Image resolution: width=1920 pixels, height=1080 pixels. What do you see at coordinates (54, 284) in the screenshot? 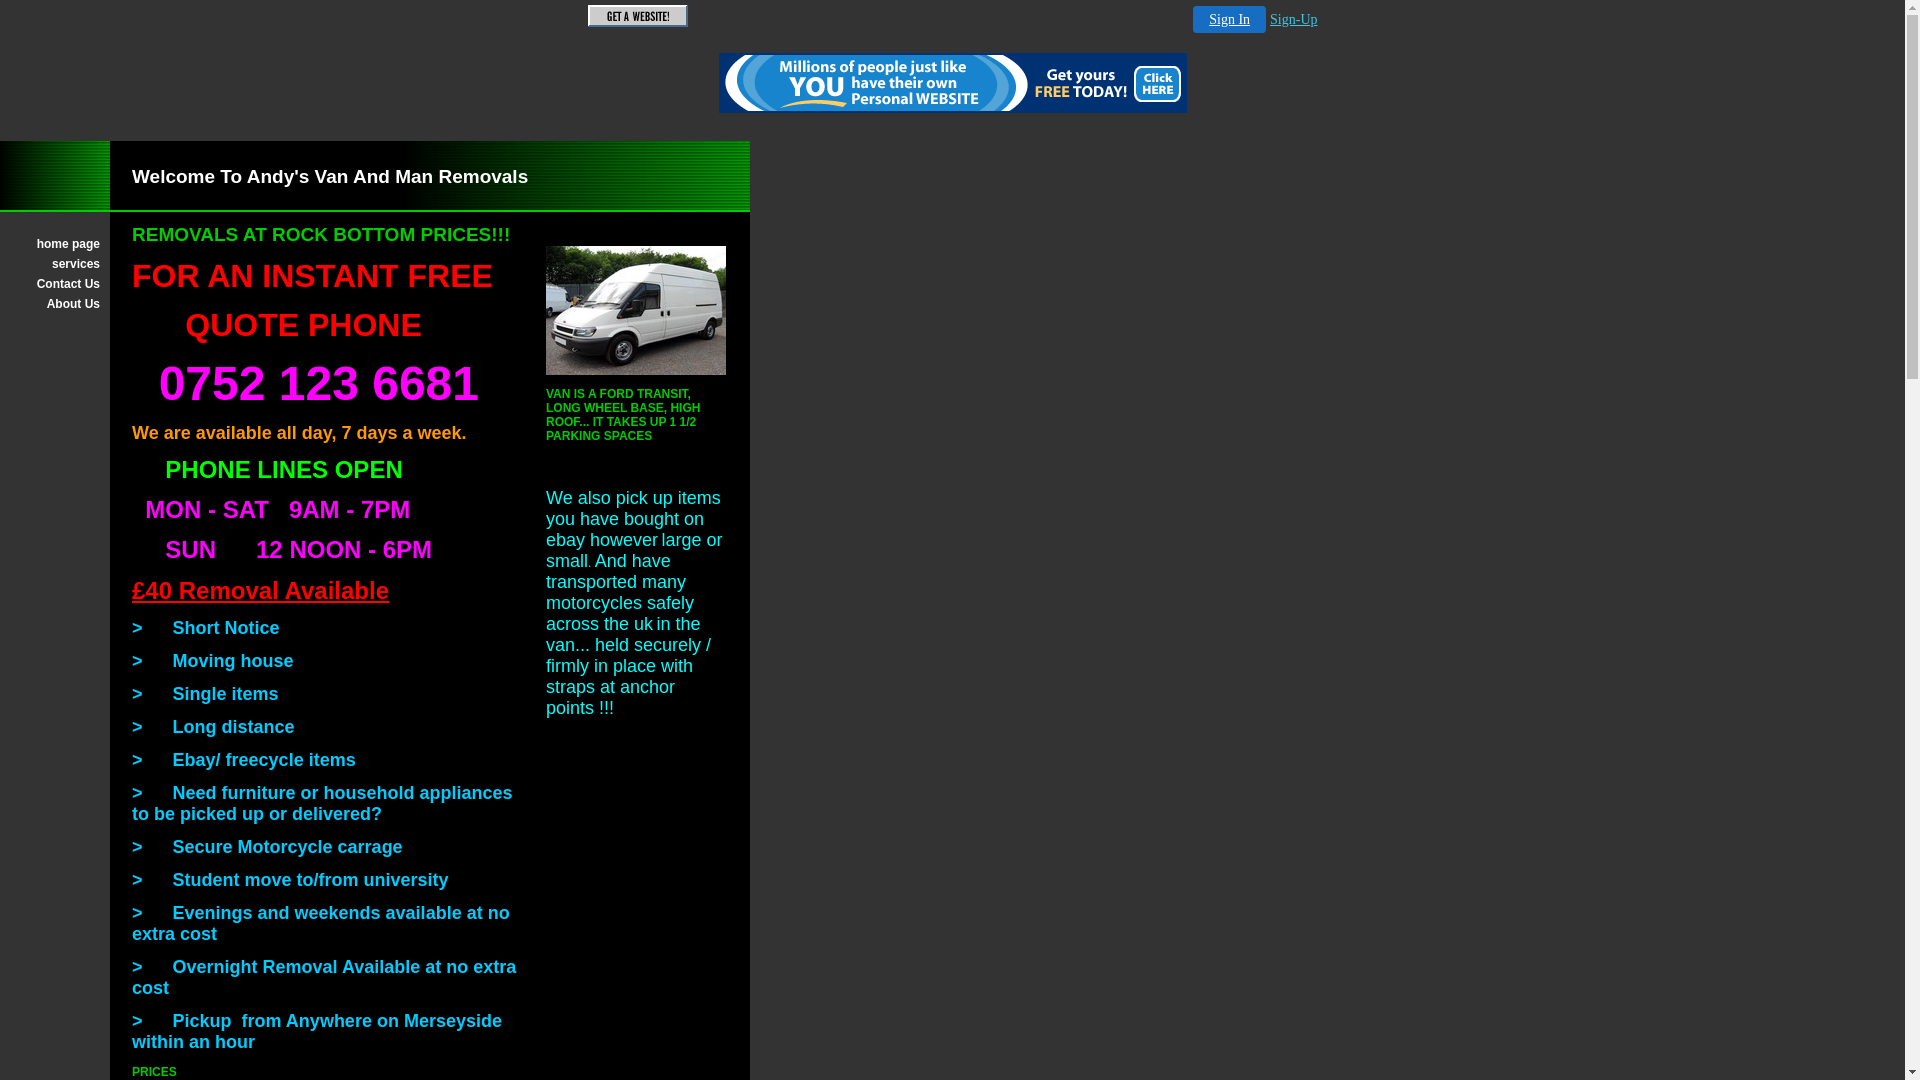
I see `'Contact Us'` at bounding box center [54, 284].